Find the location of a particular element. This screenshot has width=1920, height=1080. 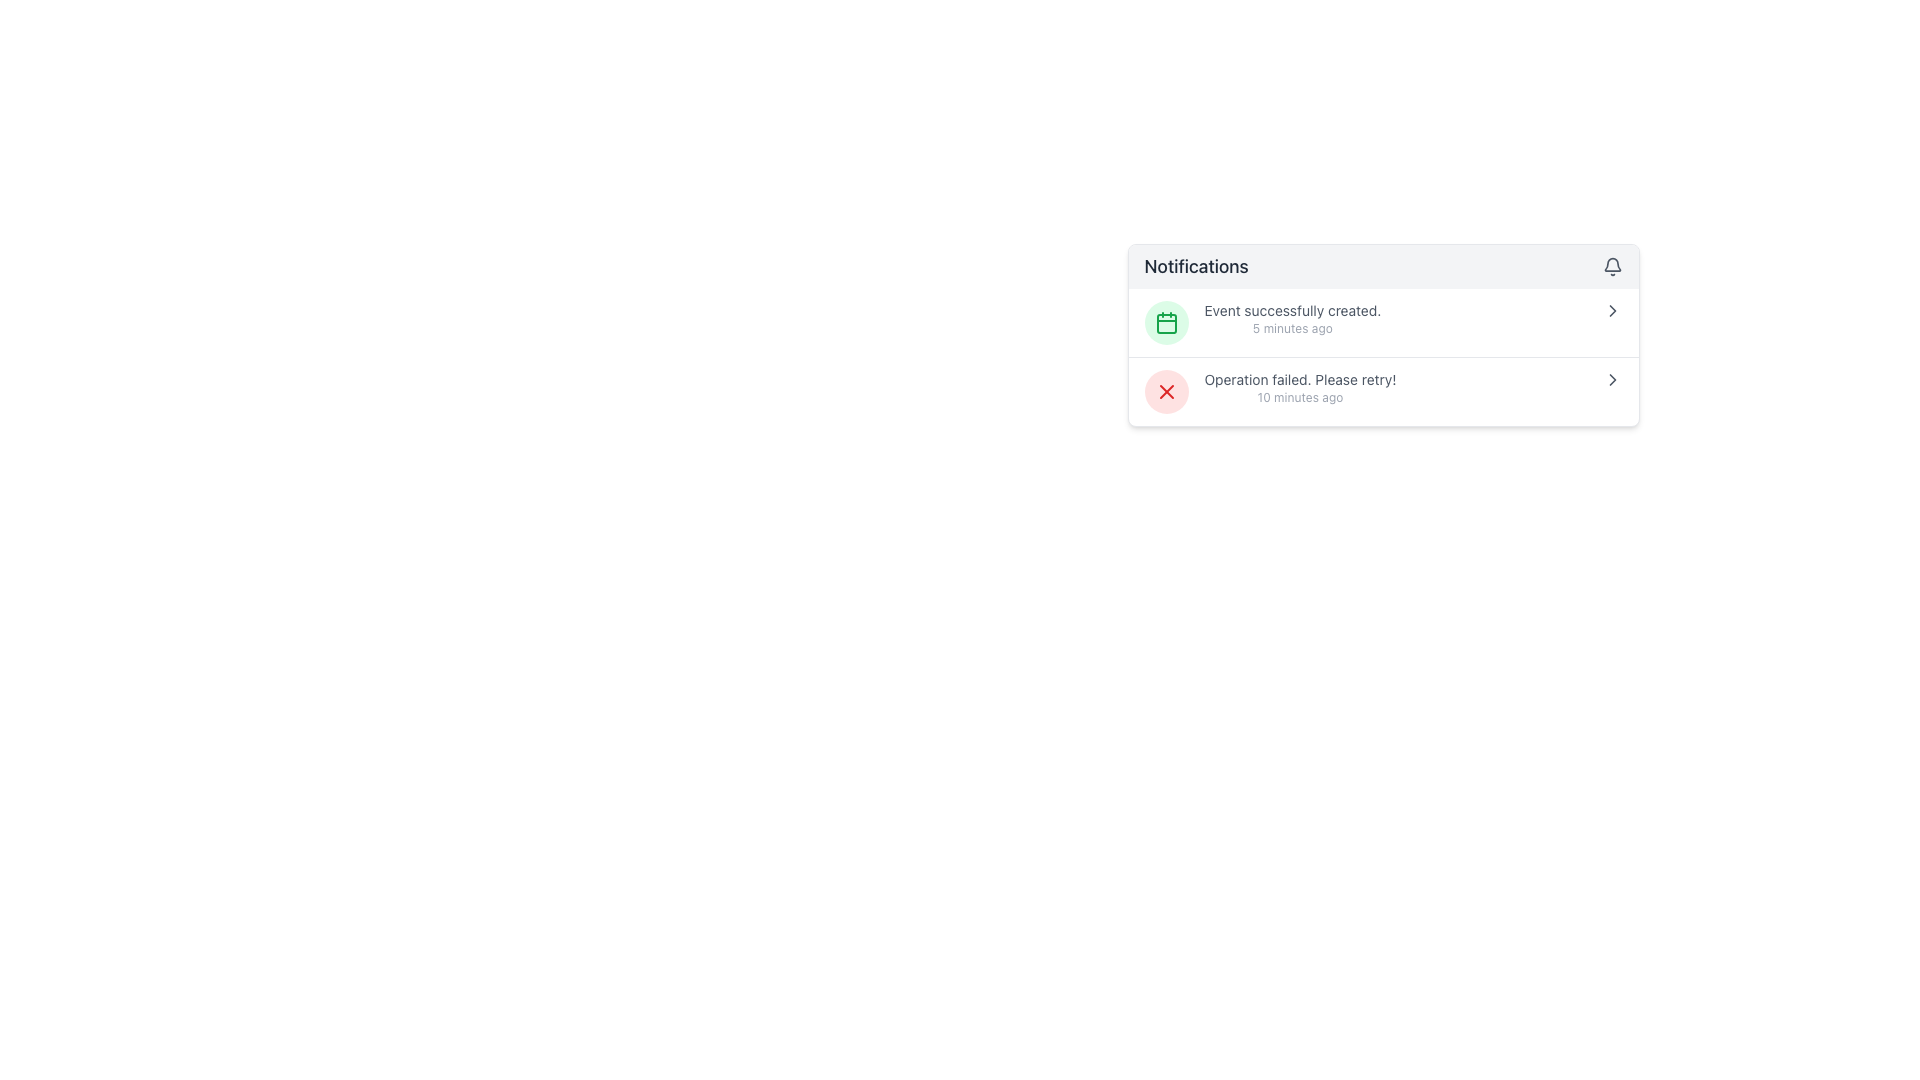

the right-facing chevron icon located at the far right of the notification entry that reads 'Operation failed. Please retry!' is located at coordinates (1612, 380).